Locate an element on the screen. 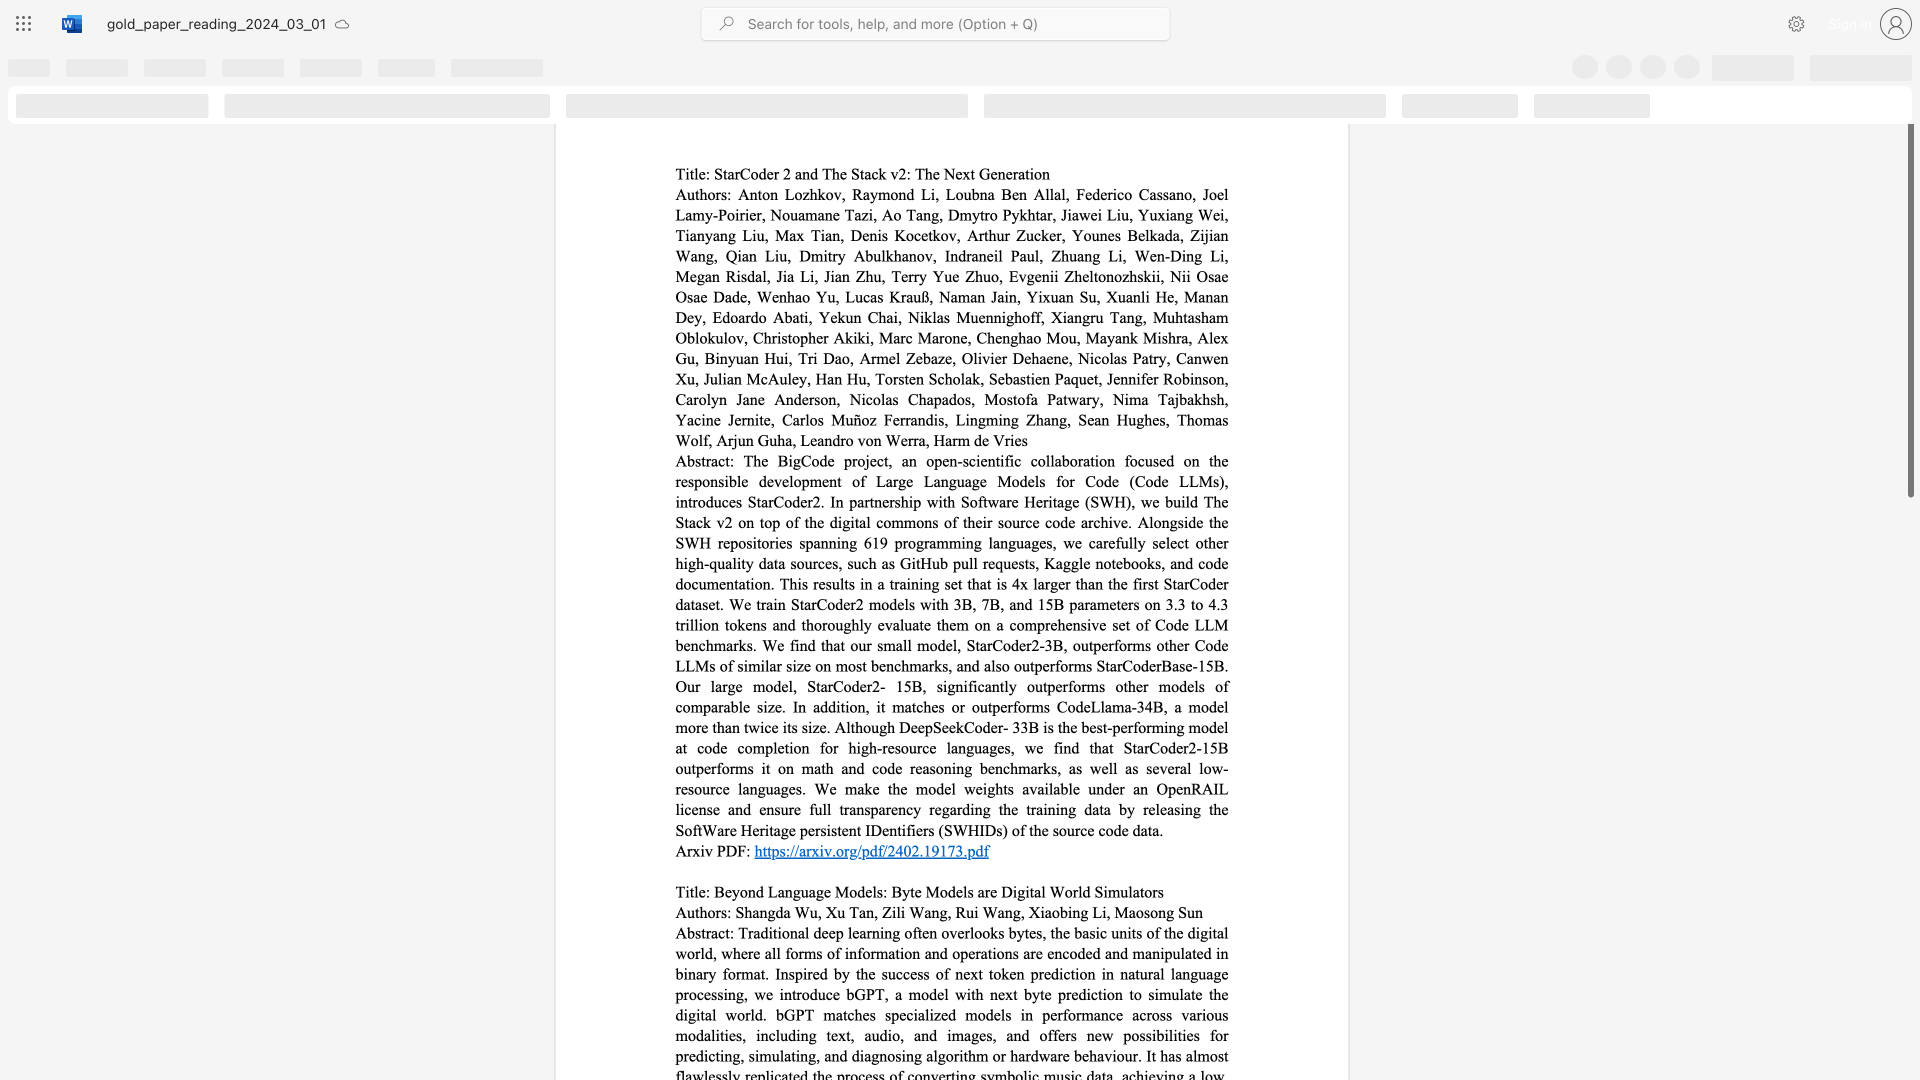  the scrollbar on the right side to scroll the page down is located at coordinates (1909, 589).